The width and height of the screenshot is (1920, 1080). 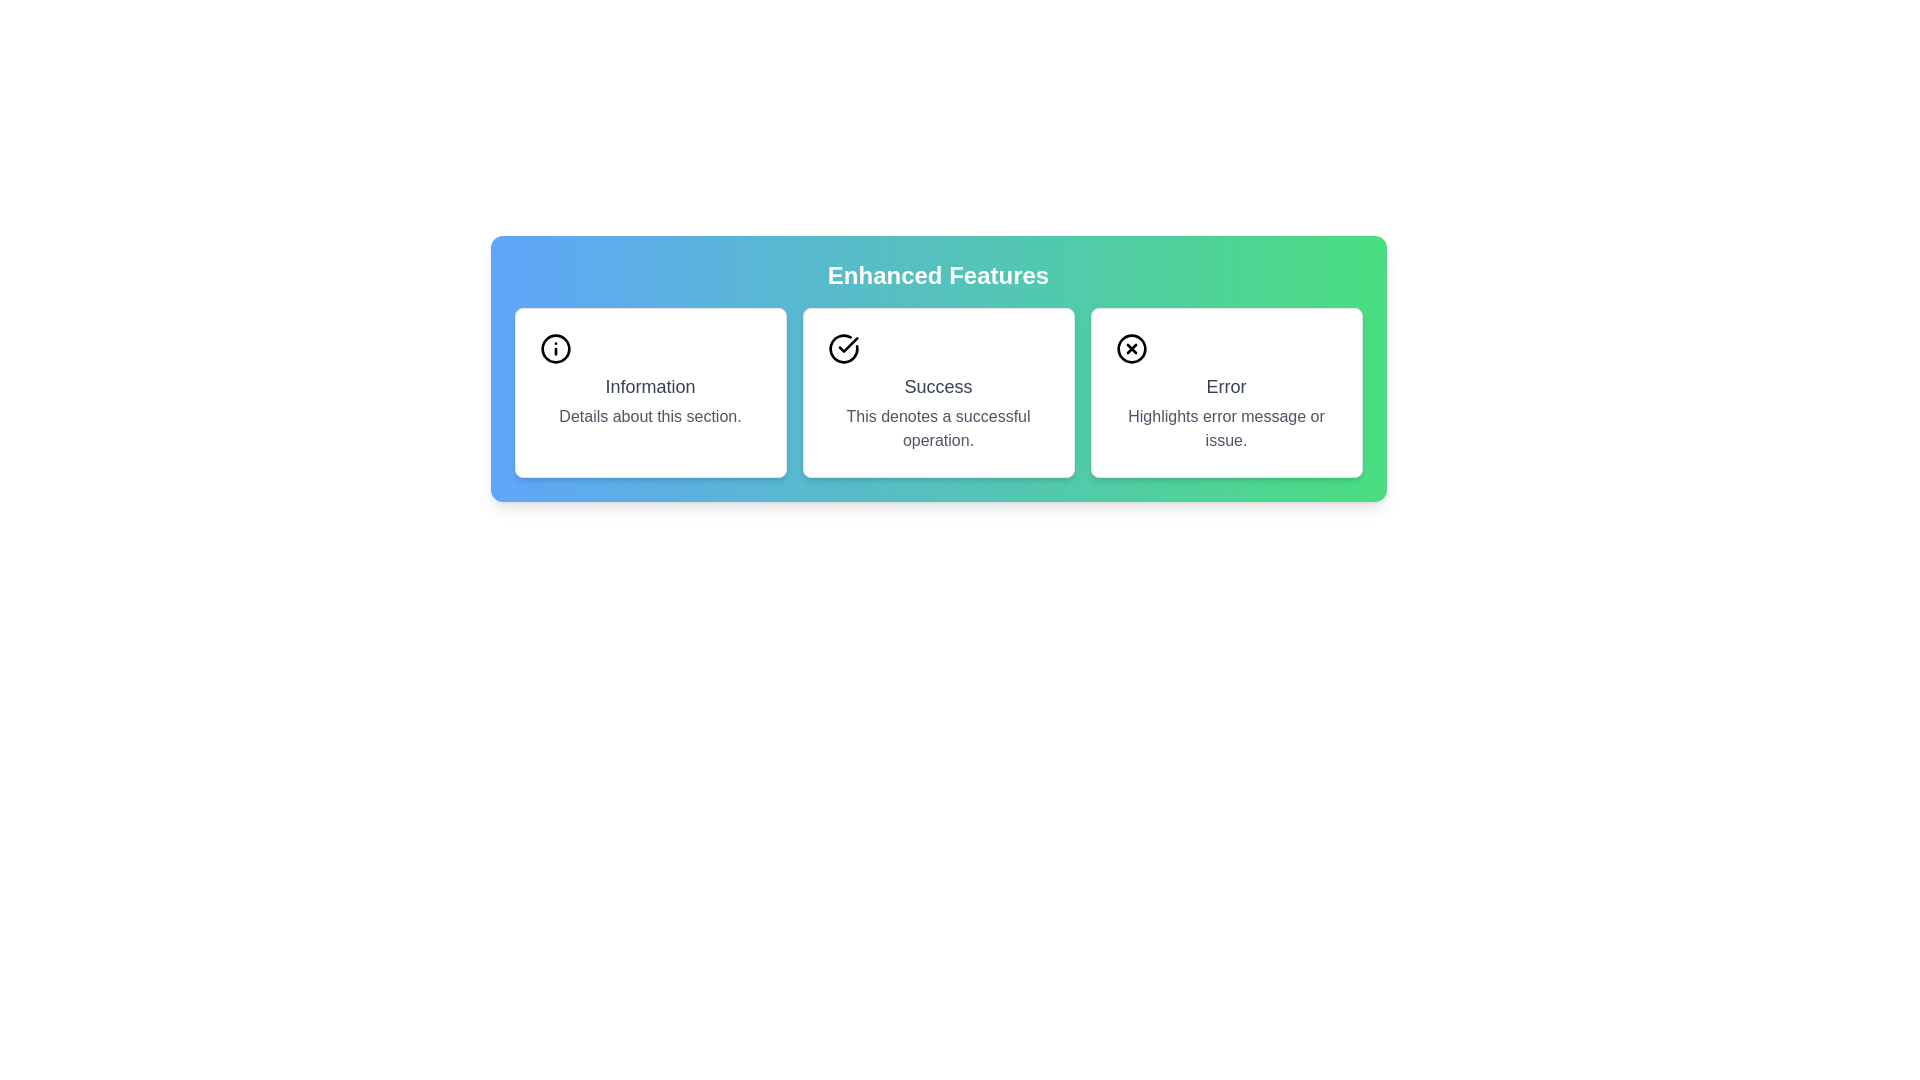 I want to click on the circular icon with a checkmark that signifies success, located in the 'Enhanced Features' section of the 'Success' card, so click(x=843, y=347).